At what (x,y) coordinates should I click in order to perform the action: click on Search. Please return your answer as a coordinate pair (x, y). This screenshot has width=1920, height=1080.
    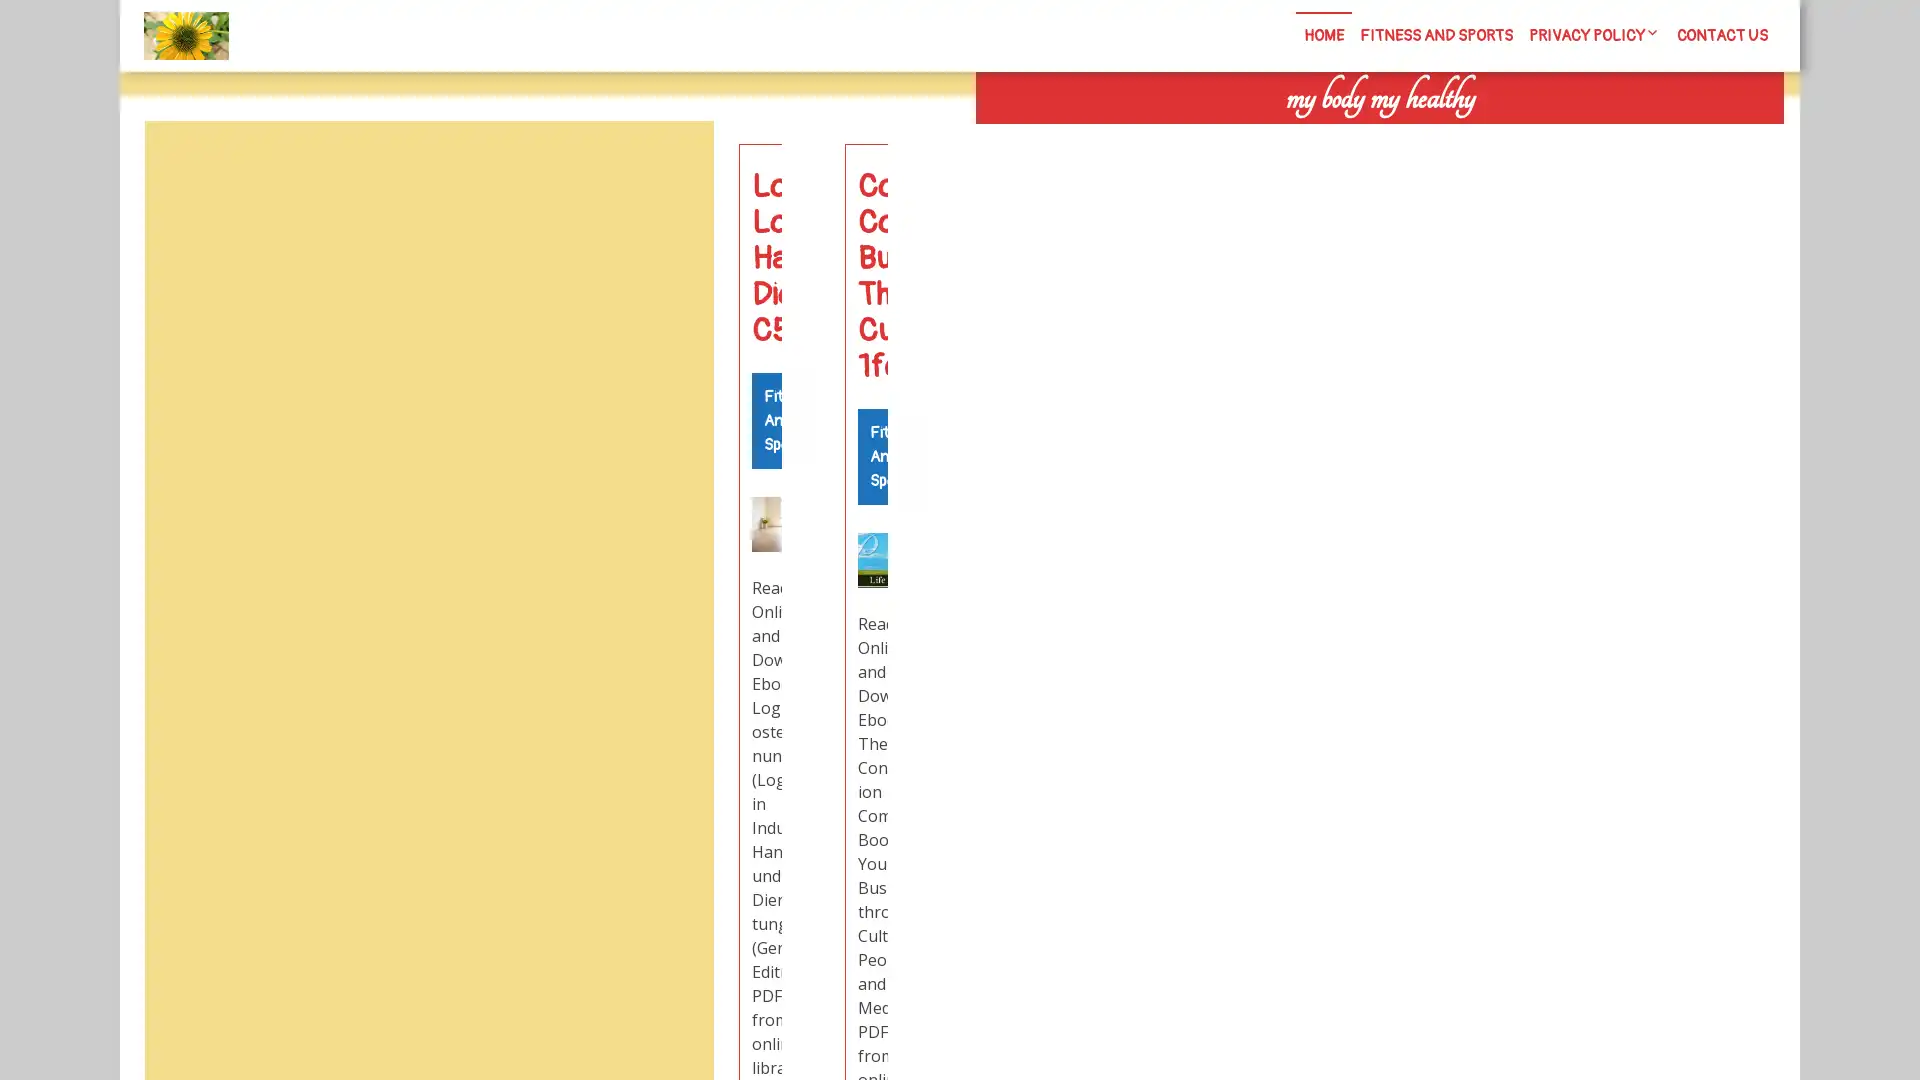
    Looking at the image, I should click on (1557, 140).